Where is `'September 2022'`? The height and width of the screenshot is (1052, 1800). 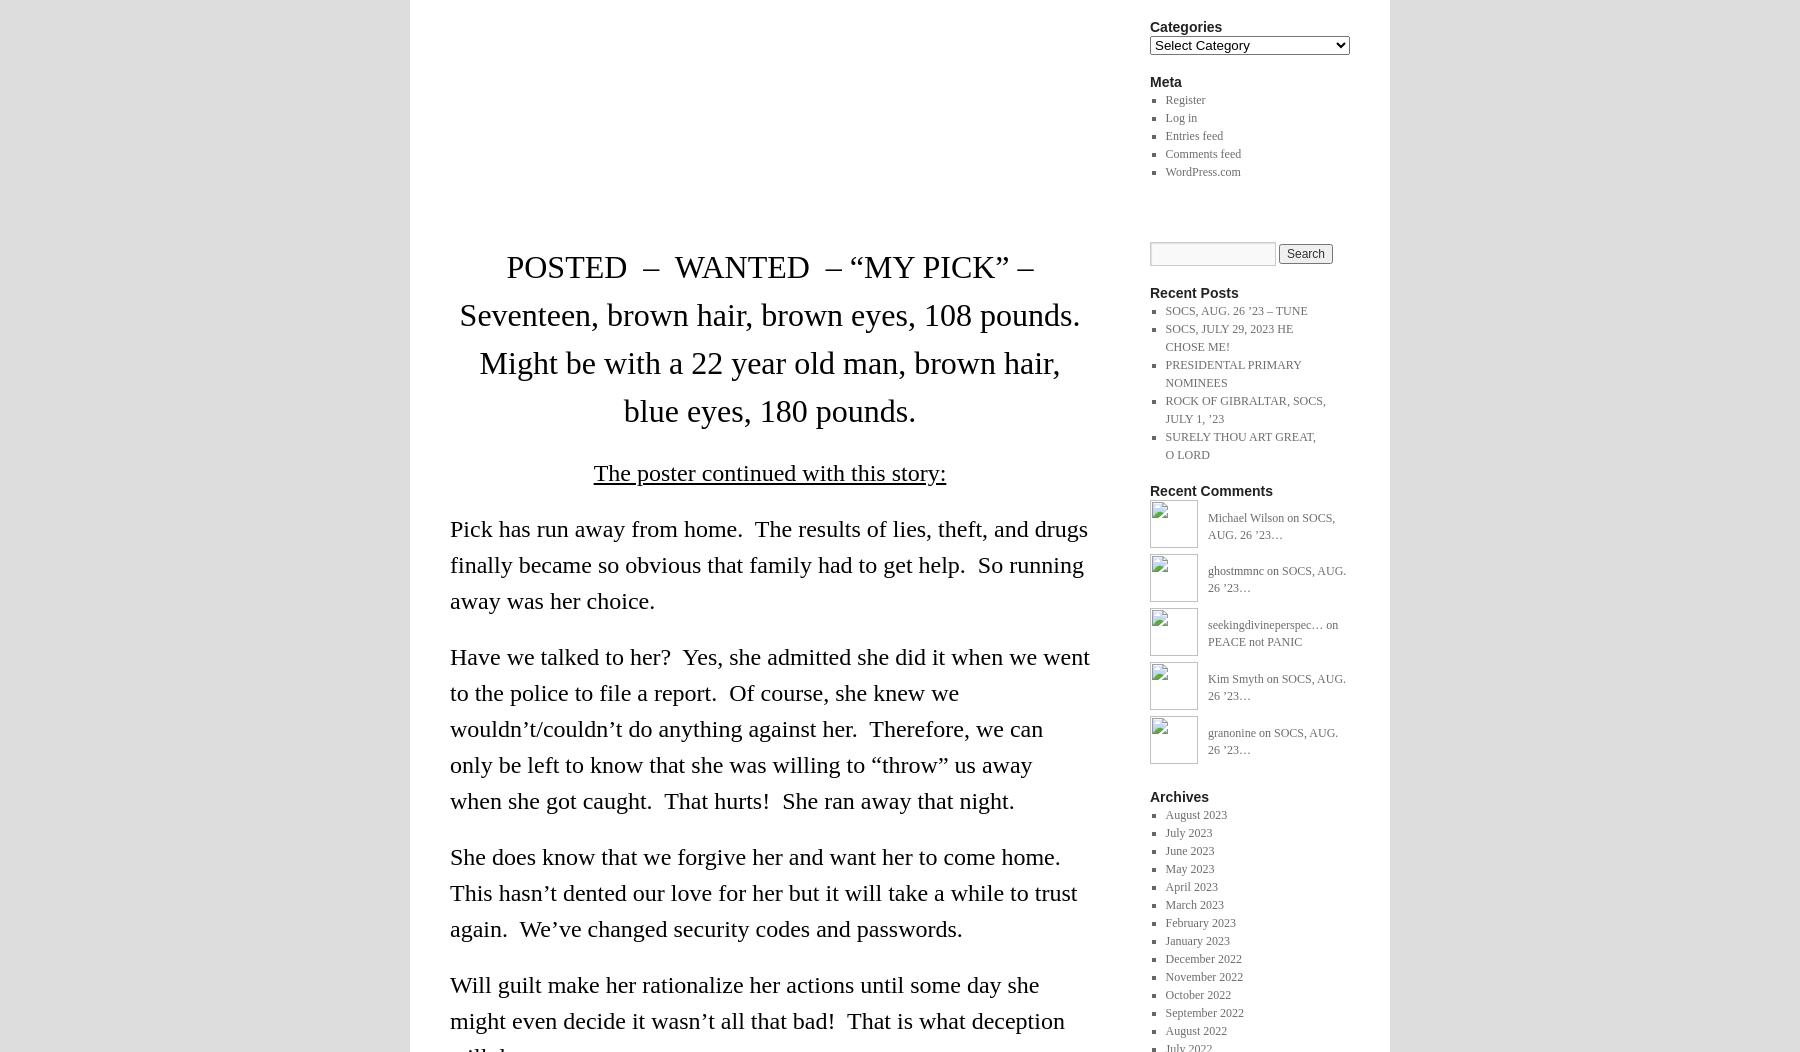 'September 2022' is located at coordinates (1203, 1011).